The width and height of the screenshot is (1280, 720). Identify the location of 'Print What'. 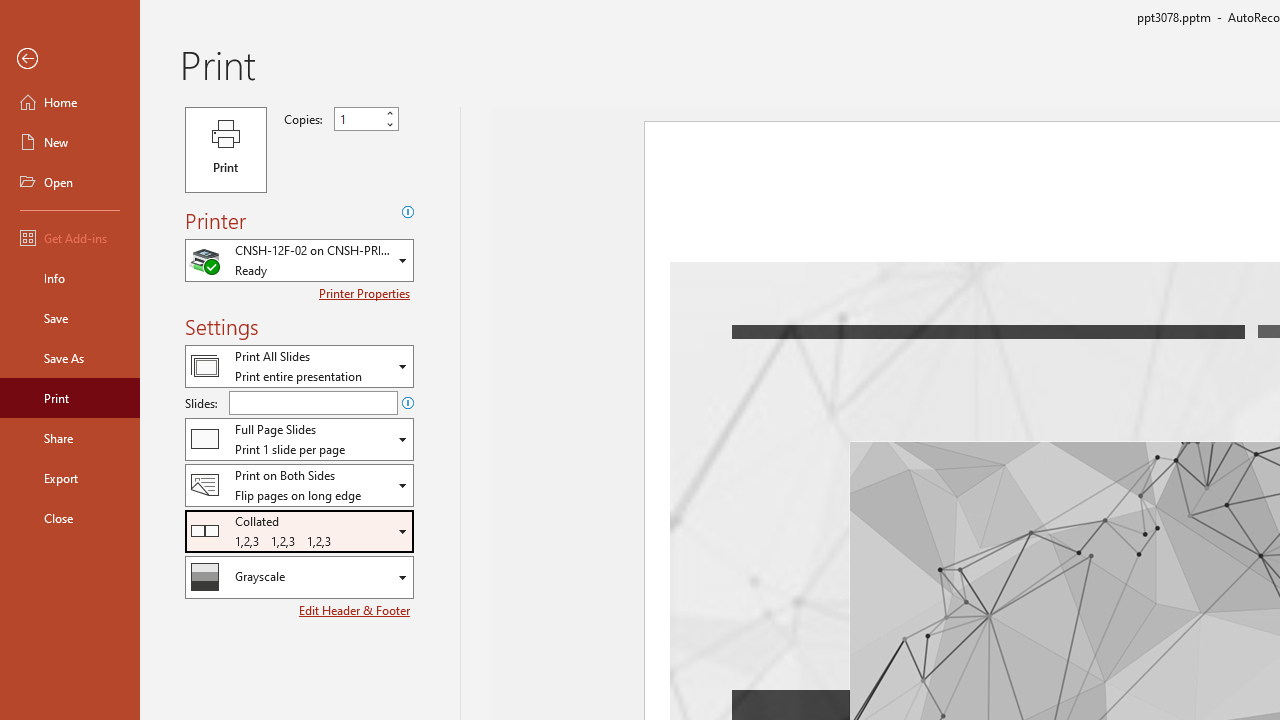
(298, 366).